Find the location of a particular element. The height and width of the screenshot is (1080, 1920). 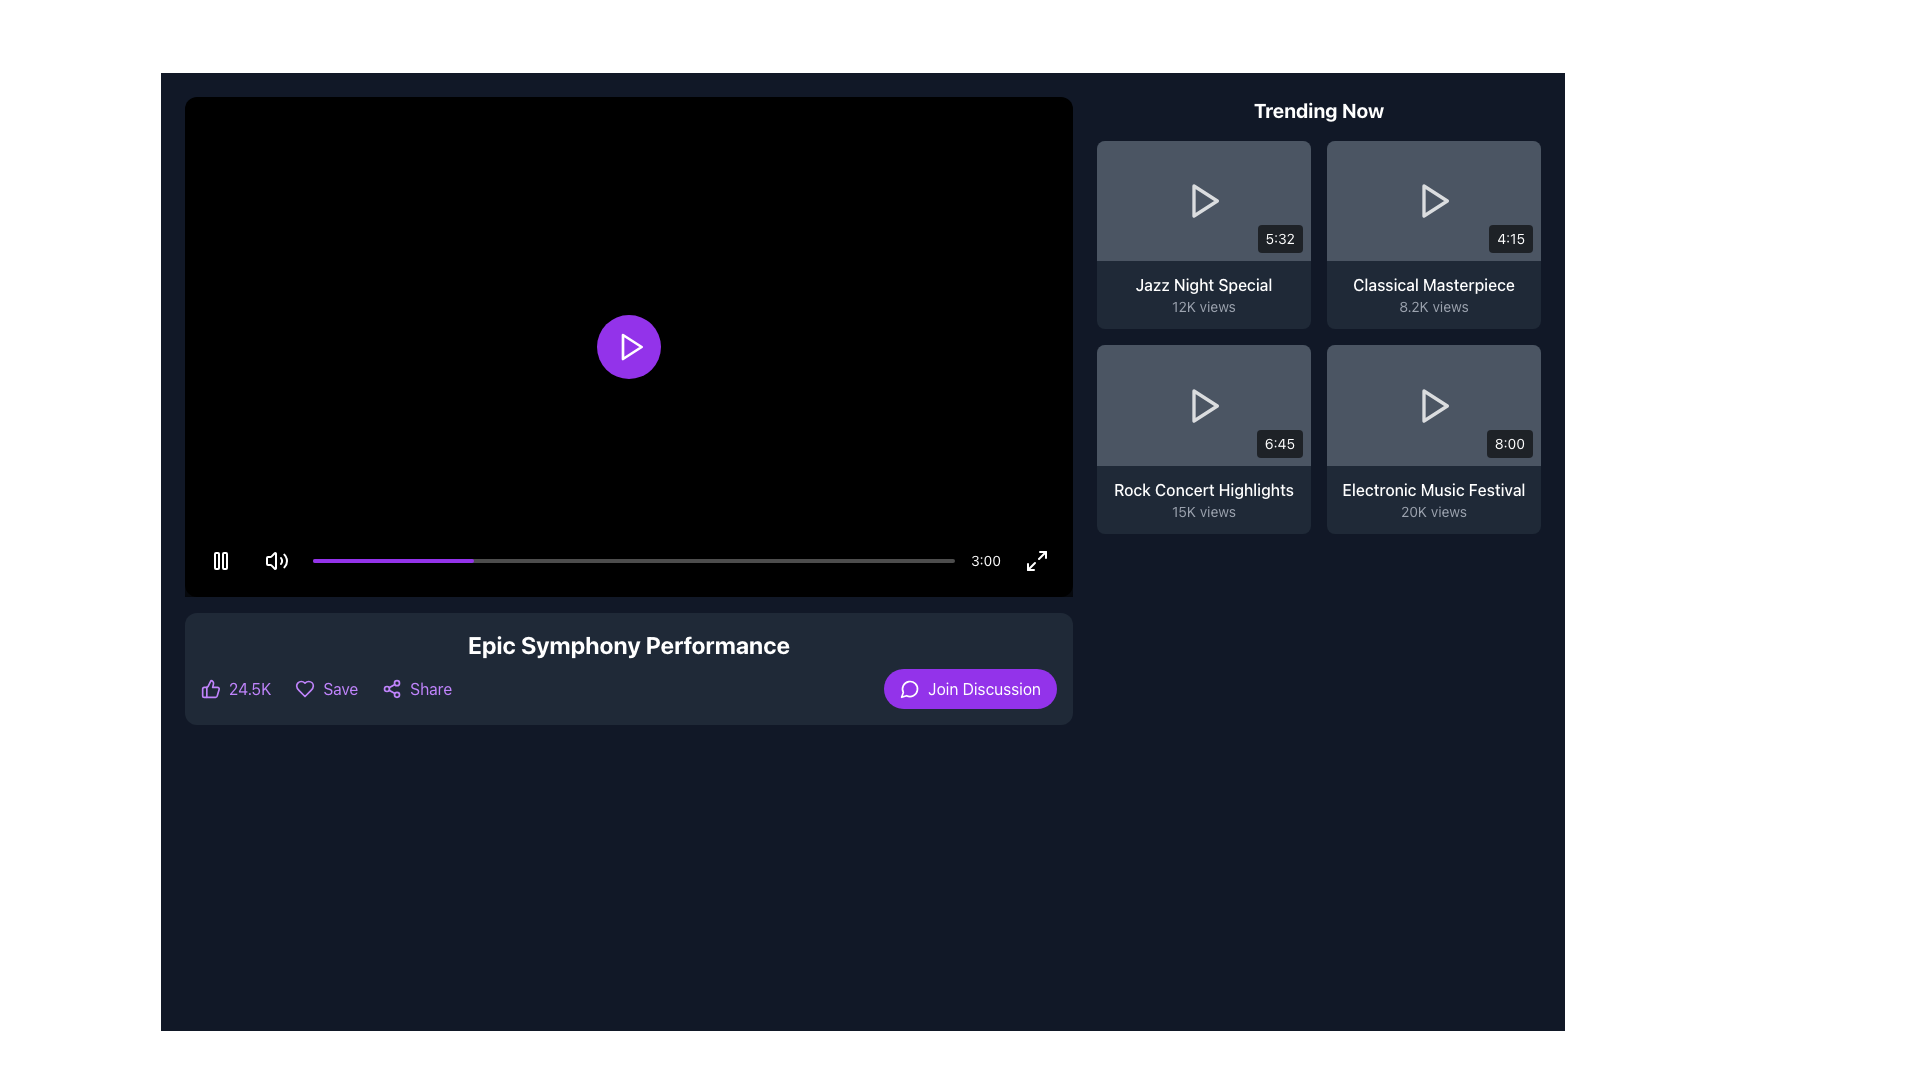

the timer indicator text label at the bottom-right of the video player control bar, which displays the current video timestamp or duration is located at coordinates (986, 560).